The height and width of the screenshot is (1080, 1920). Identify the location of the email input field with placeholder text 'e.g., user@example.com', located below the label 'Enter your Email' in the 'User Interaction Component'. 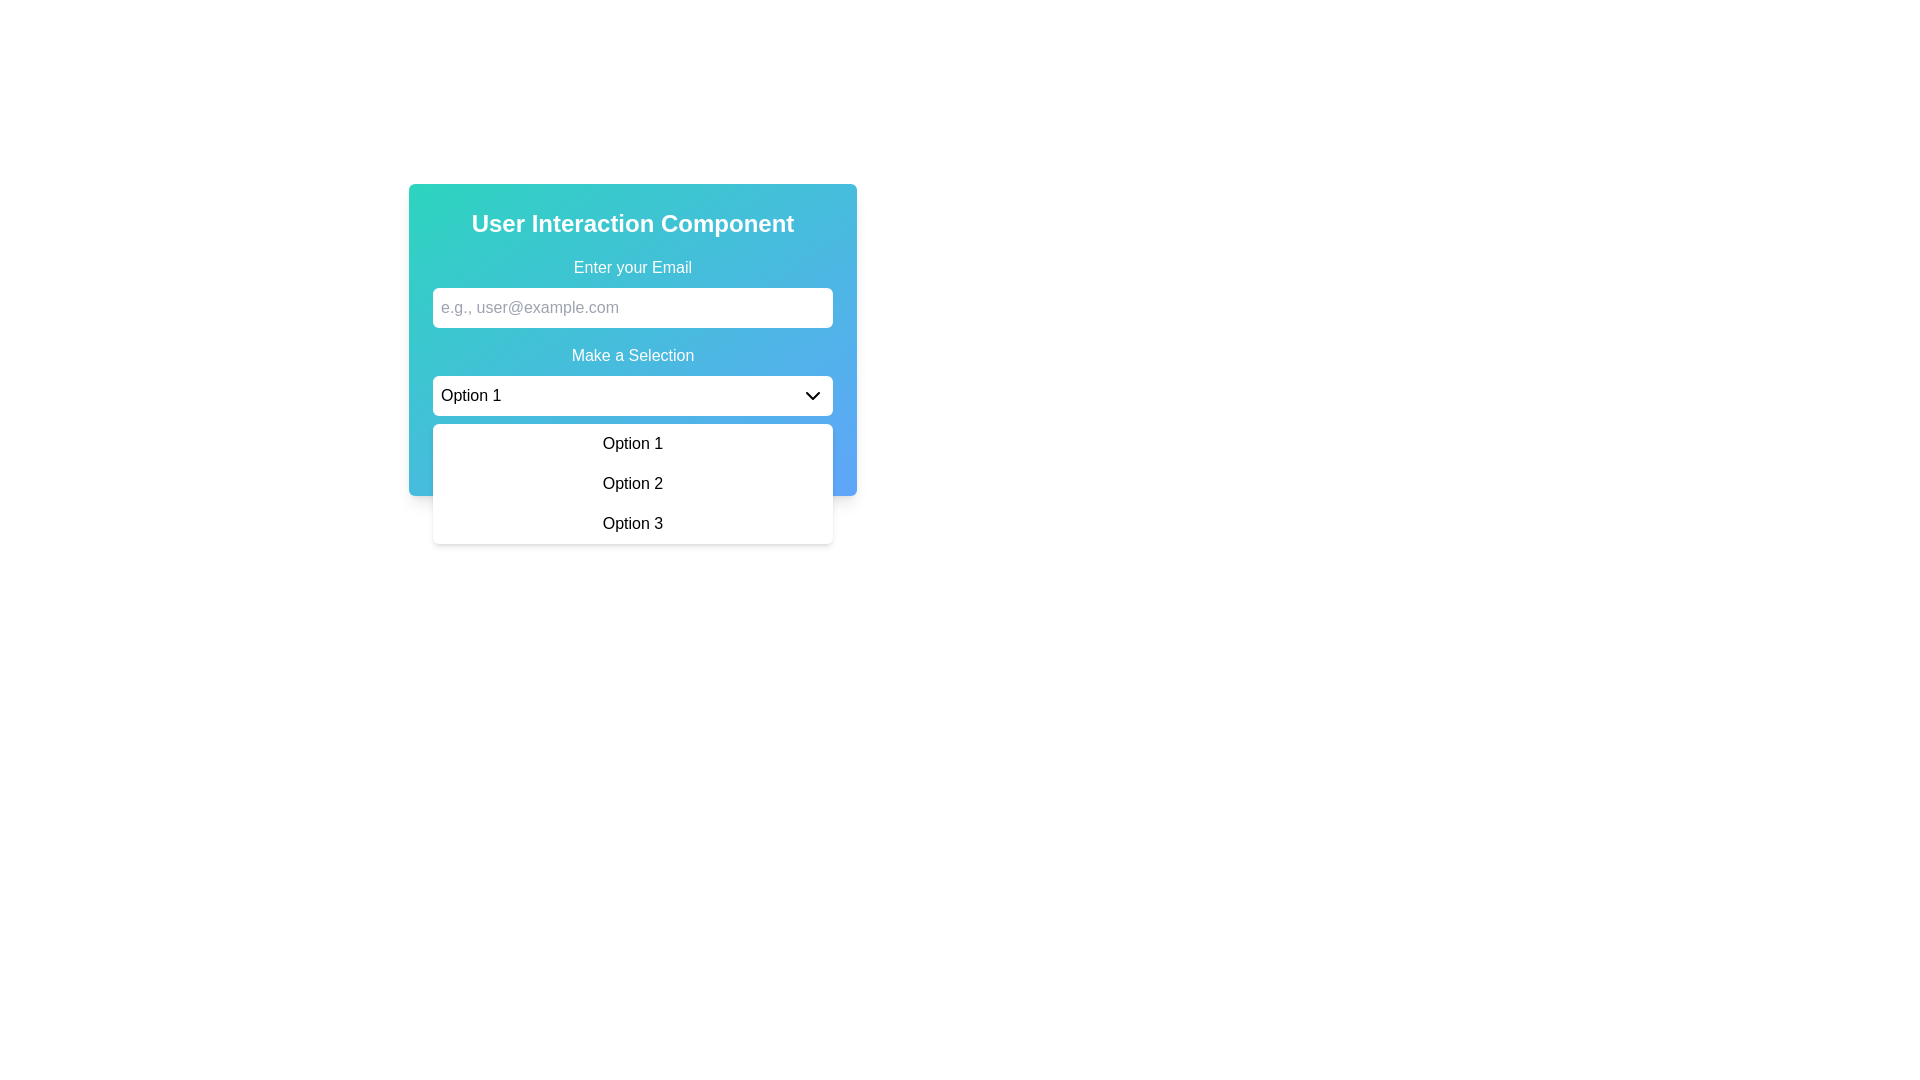
(632, 292).